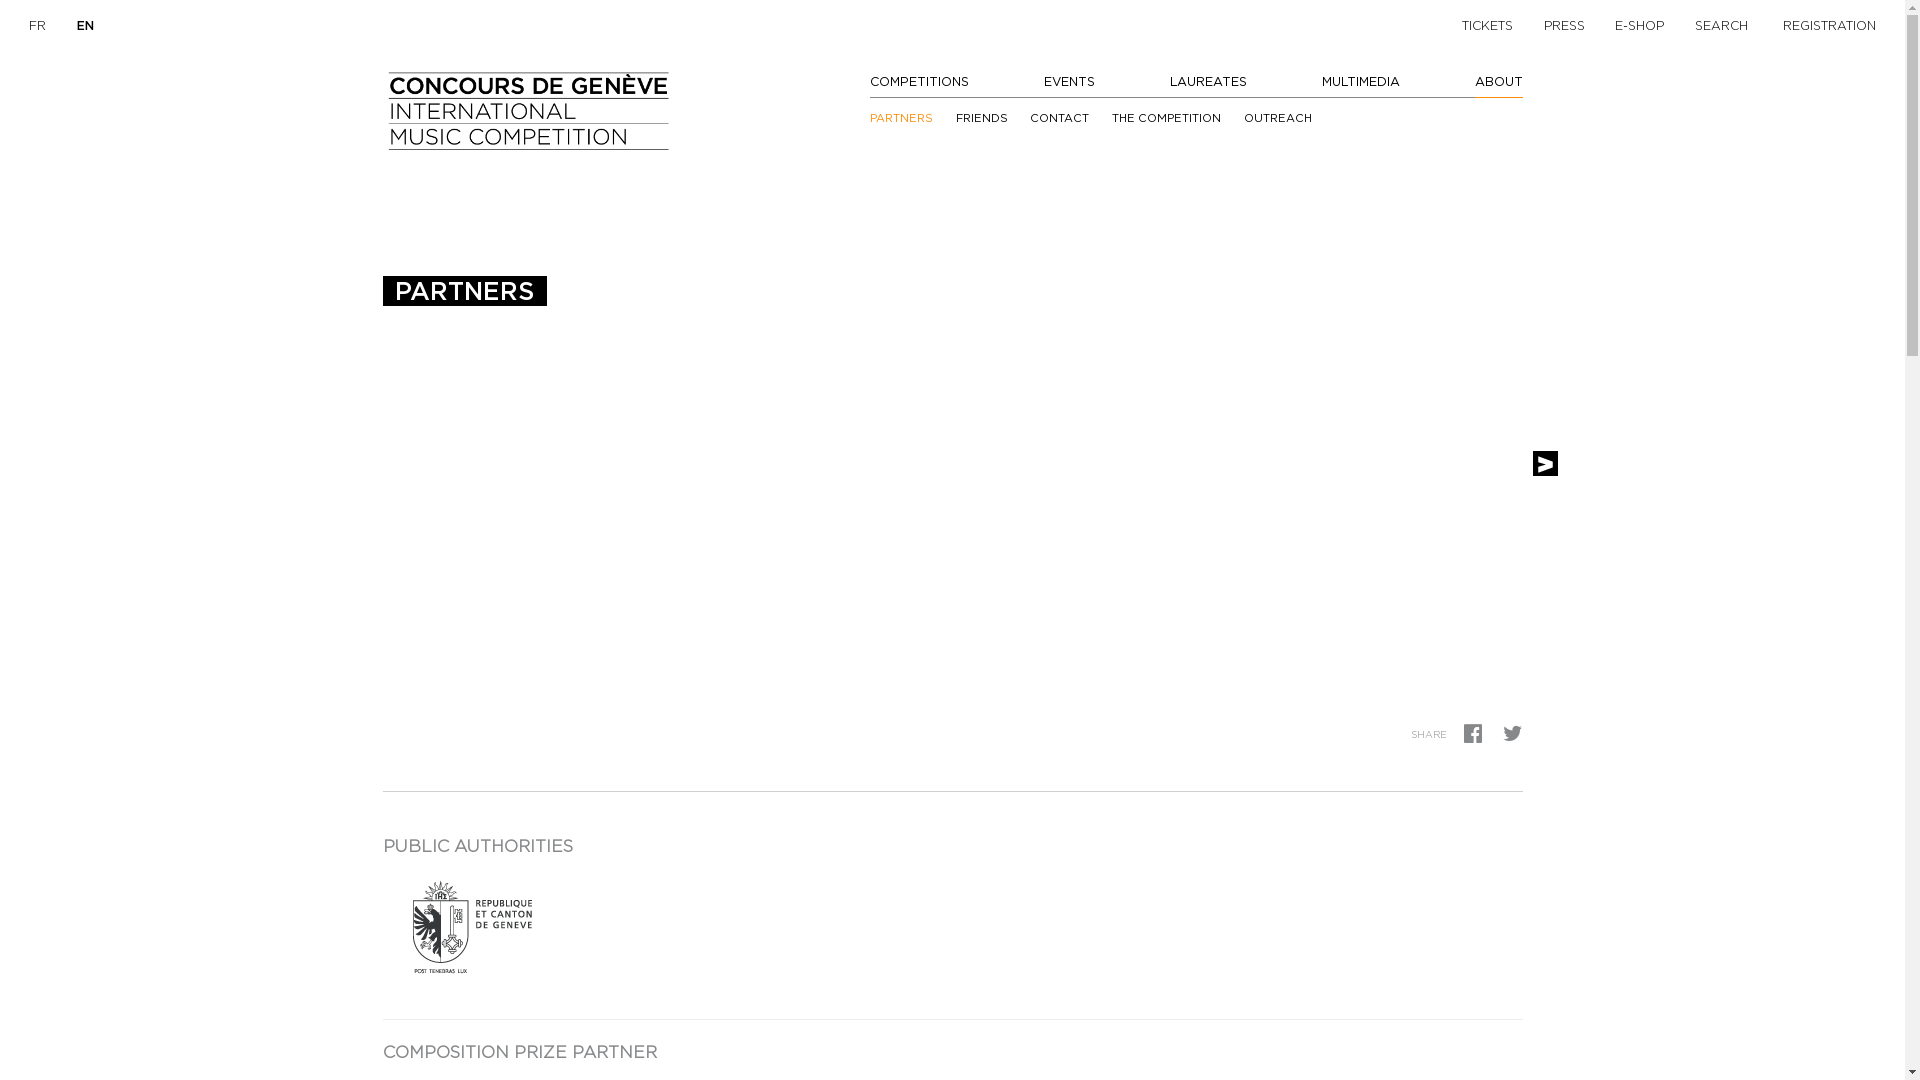  Describe the element at coordinates (37, 25) in the screenshot. I see `'FR'` at that location.